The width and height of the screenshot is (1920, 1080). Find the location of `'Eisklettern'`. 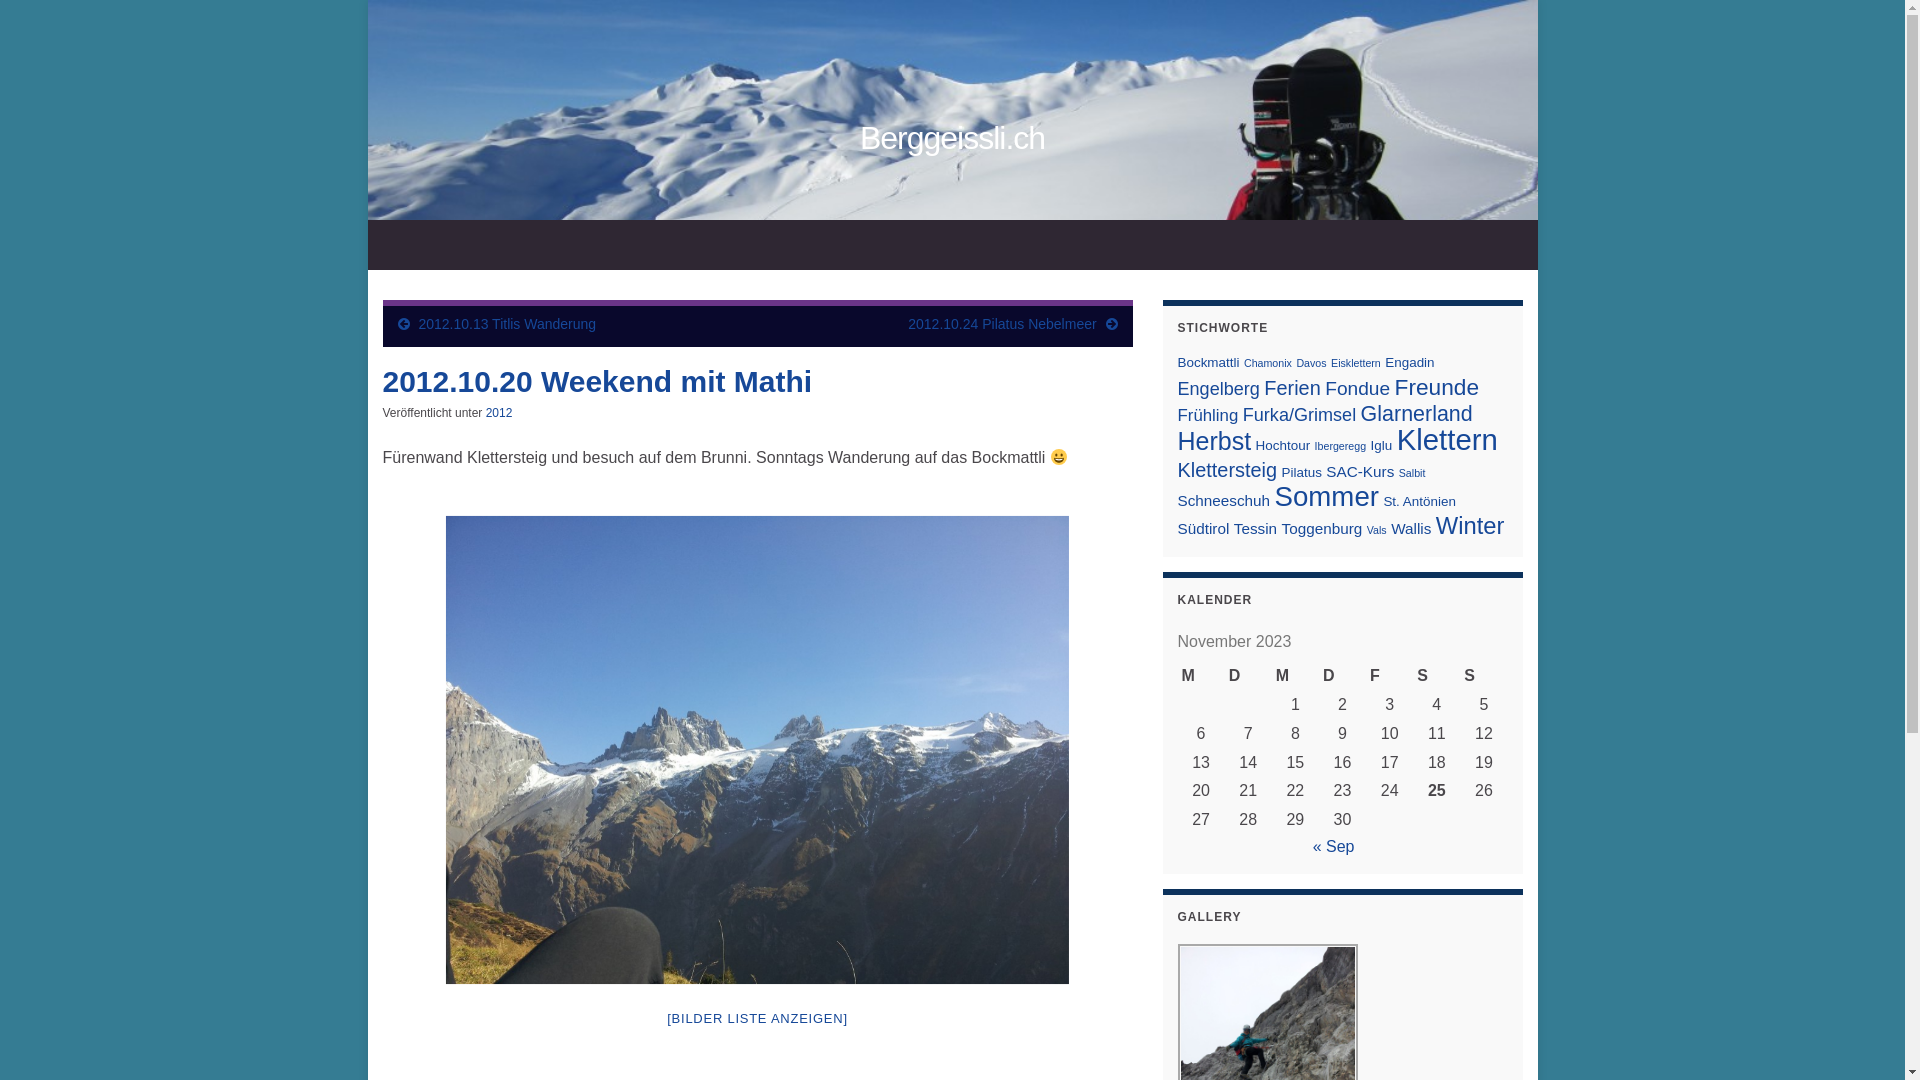

'Eisklettern' is located at coordinates (1356, 362).